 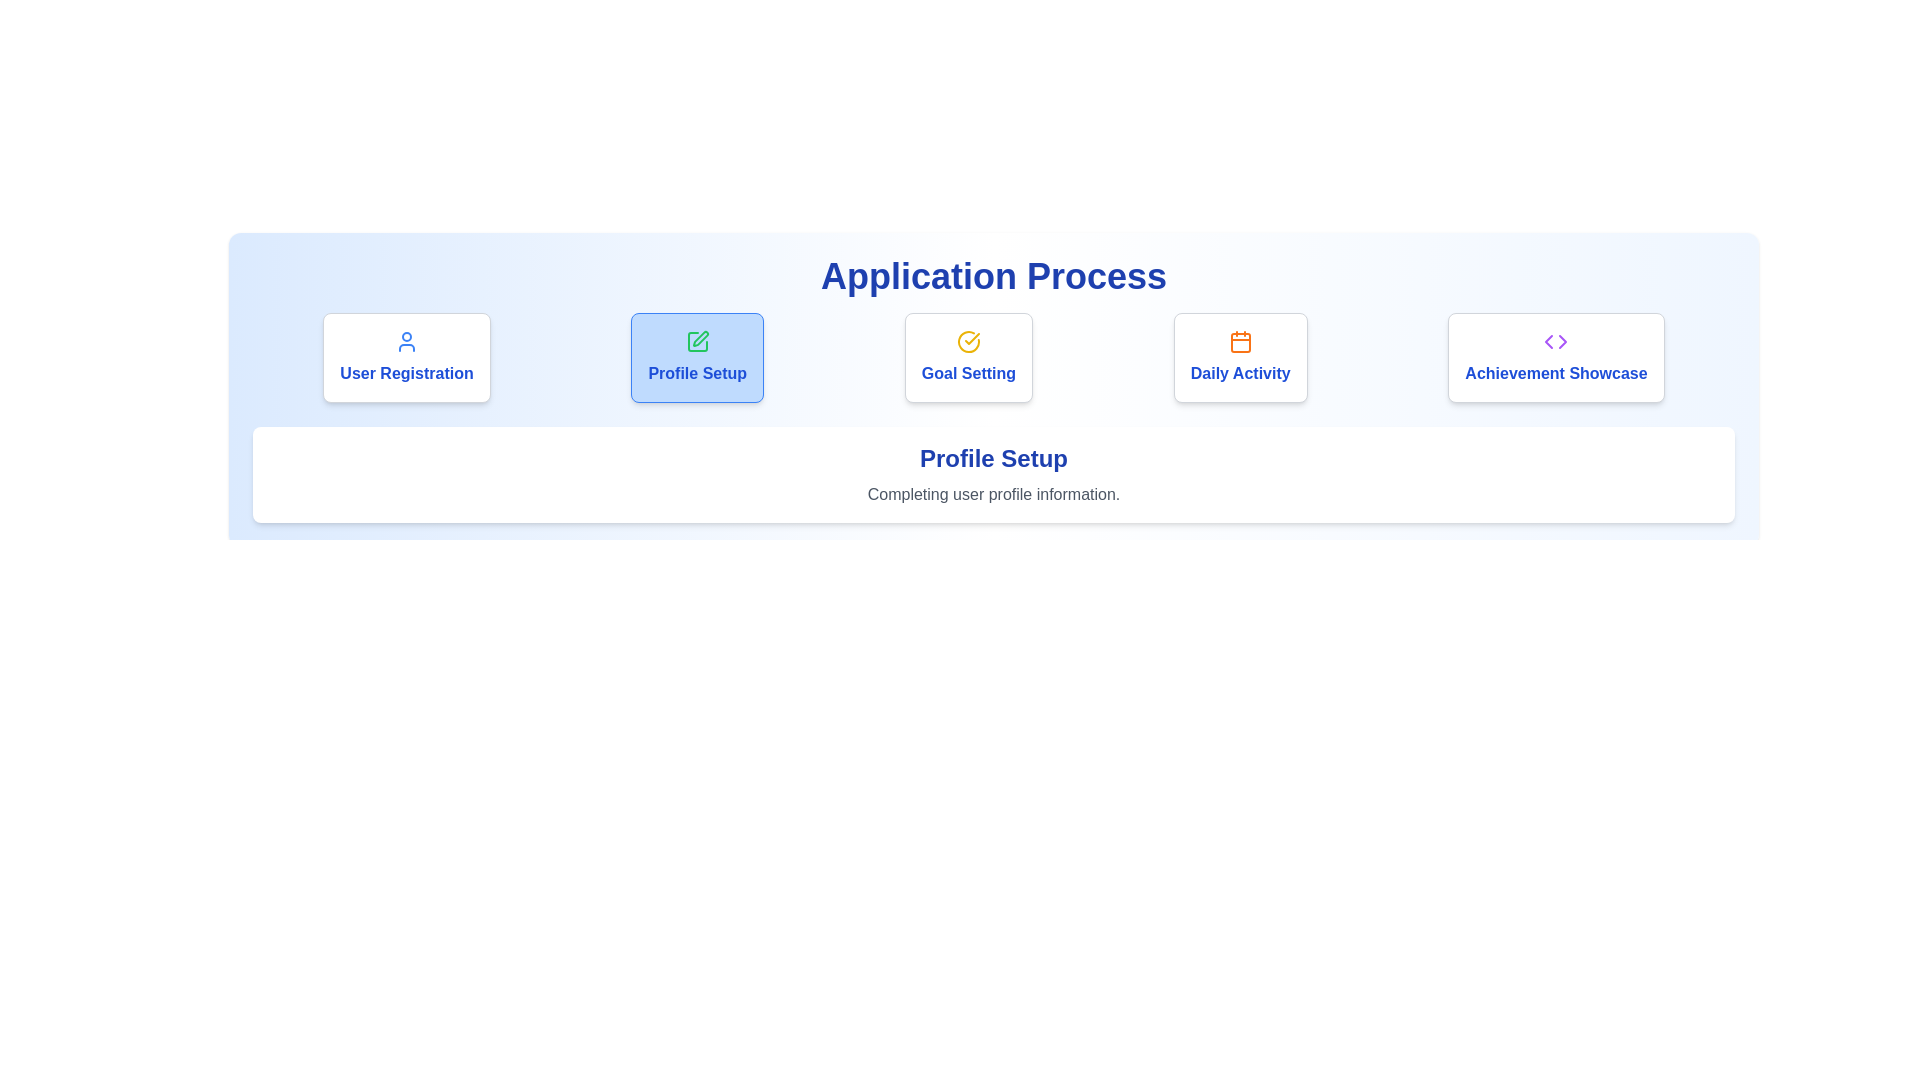 I want to click on the green outlined square icon with a stylized pen icon, located above the 'Profile Setup' text label within the 'Profile Setup' card, so click(x=697, y=341).